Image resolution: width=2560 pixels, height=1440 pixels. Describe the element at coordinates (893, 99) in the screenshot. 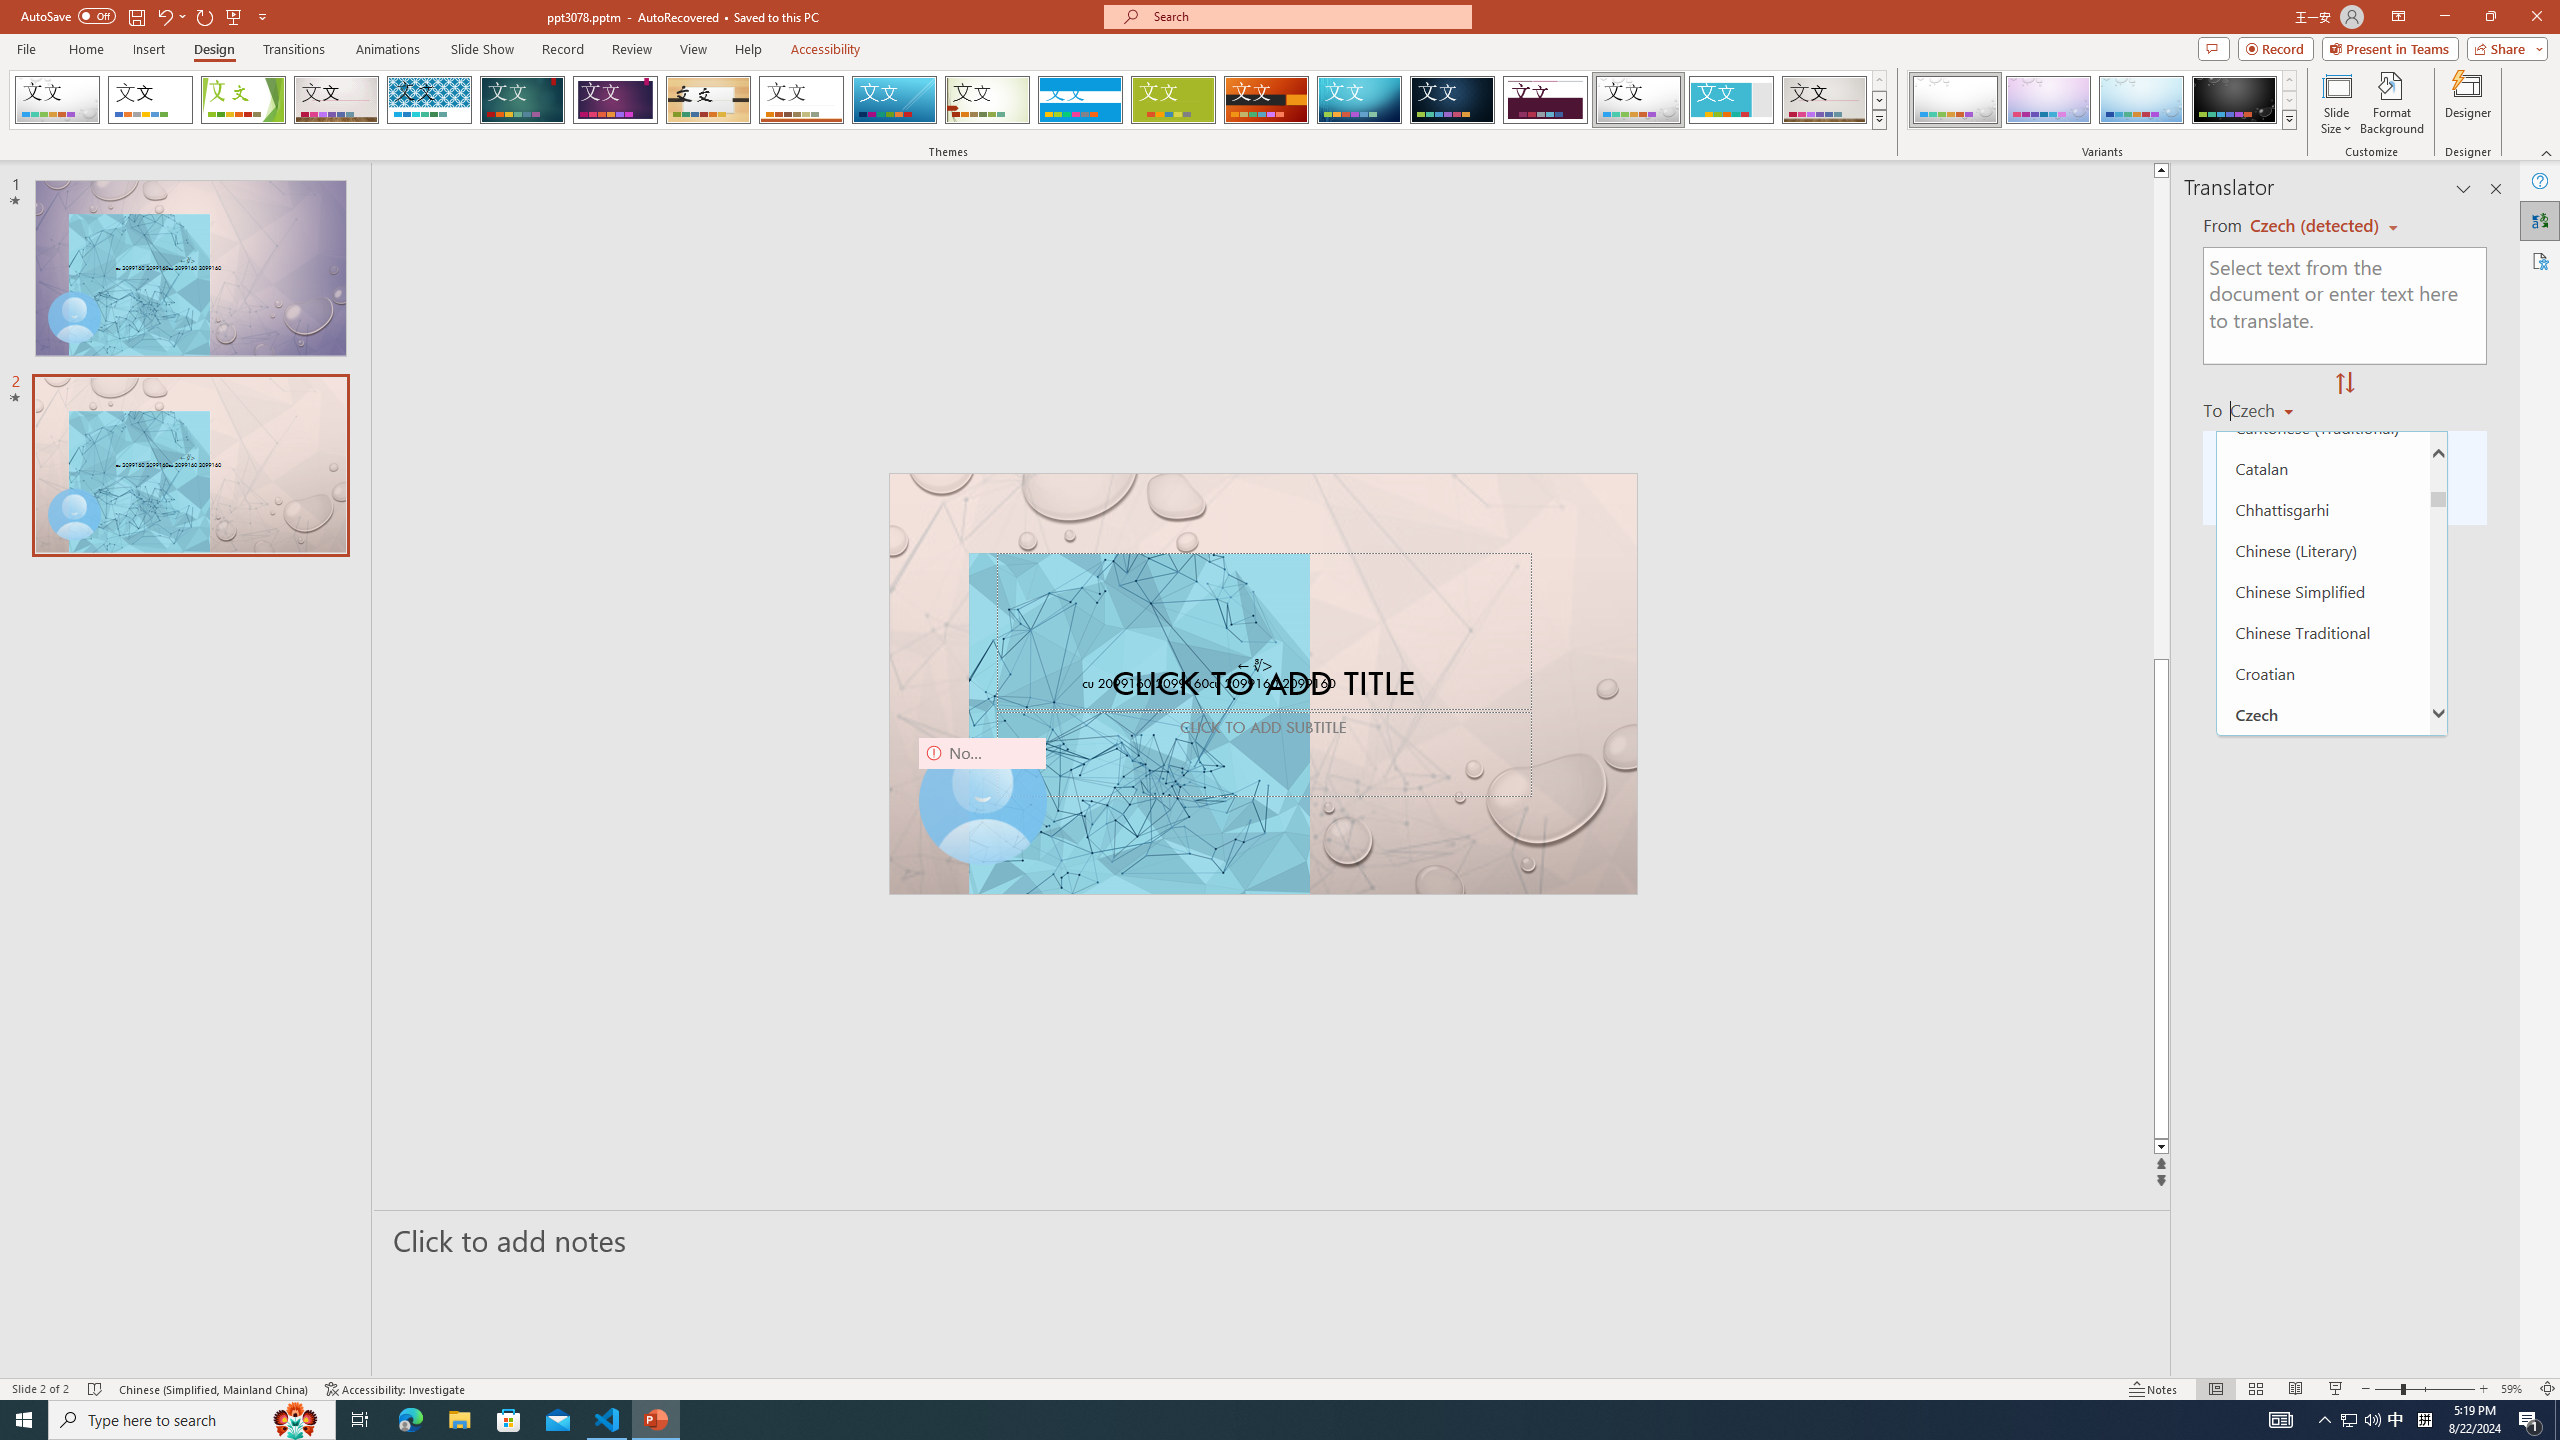

I see `'Slice'` at that location.